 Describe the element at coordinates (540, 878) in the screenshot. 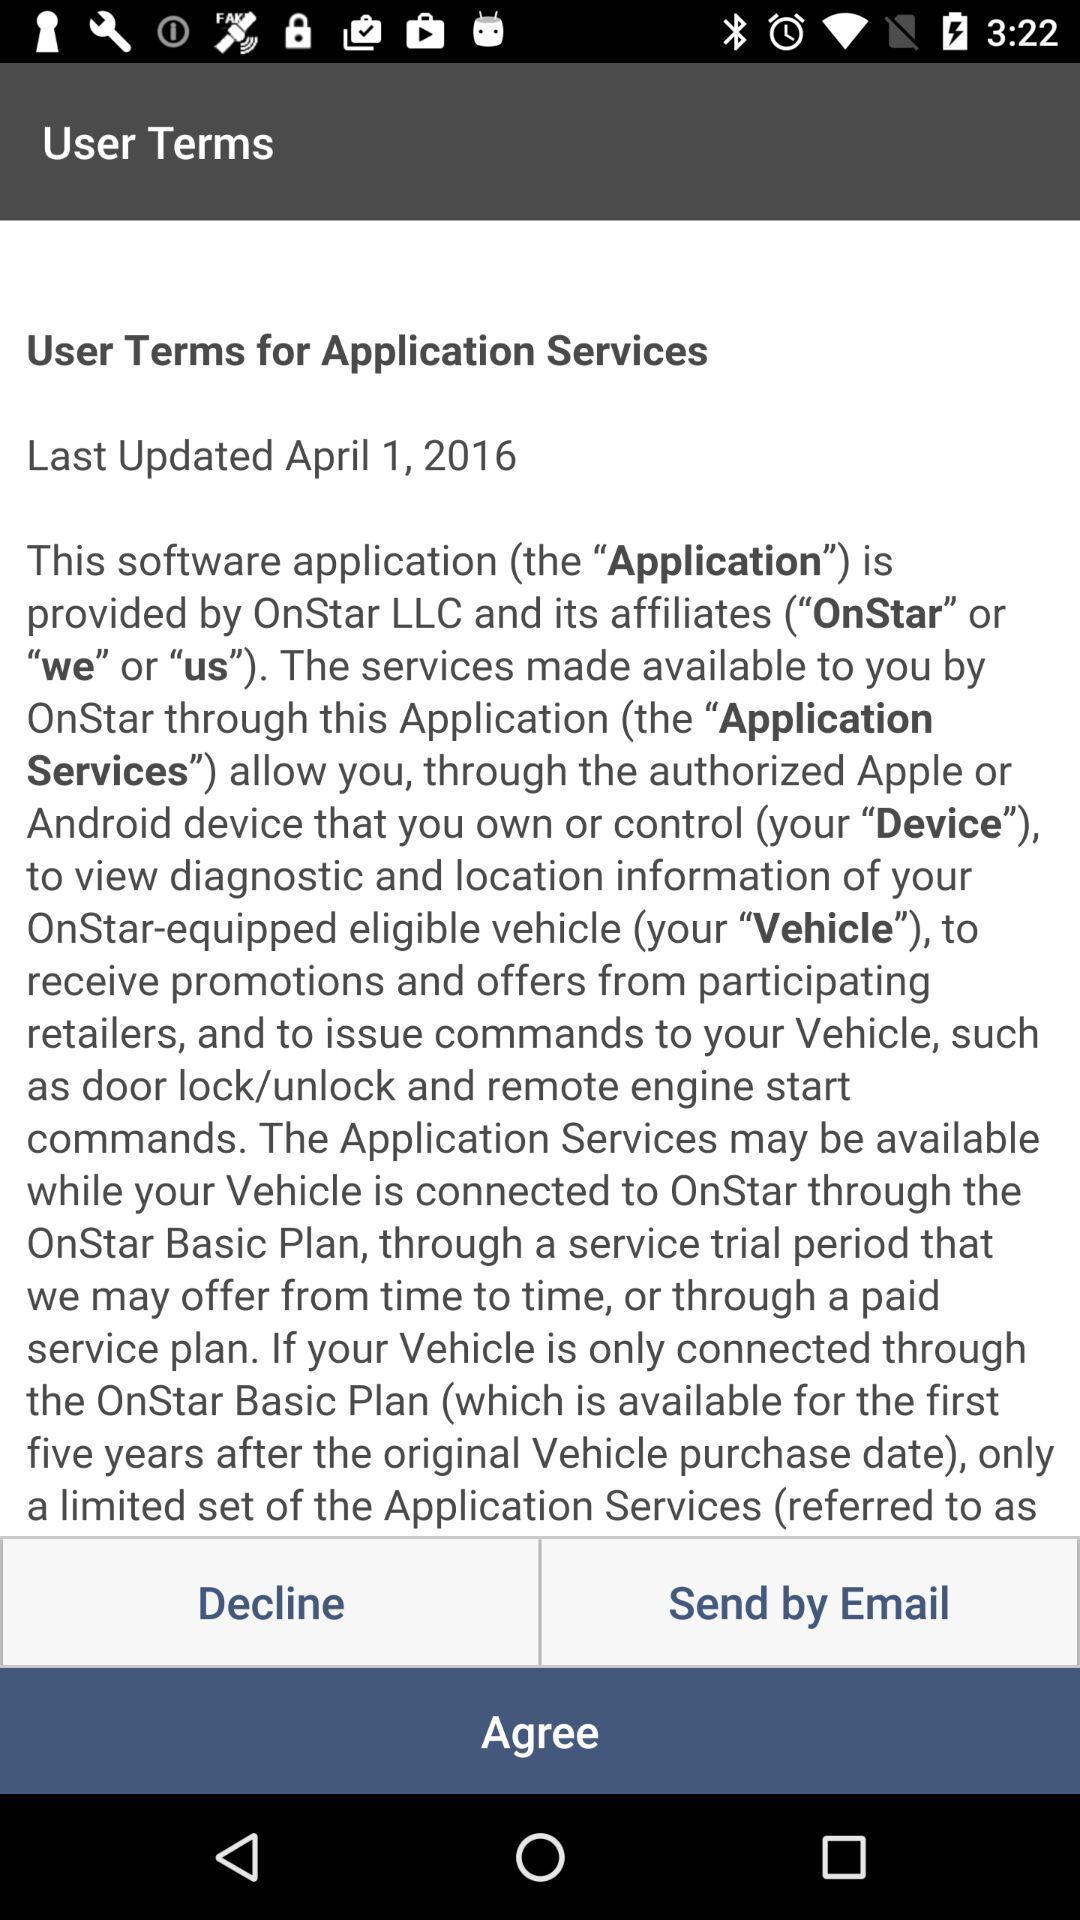

I see `item at the center` at that location.